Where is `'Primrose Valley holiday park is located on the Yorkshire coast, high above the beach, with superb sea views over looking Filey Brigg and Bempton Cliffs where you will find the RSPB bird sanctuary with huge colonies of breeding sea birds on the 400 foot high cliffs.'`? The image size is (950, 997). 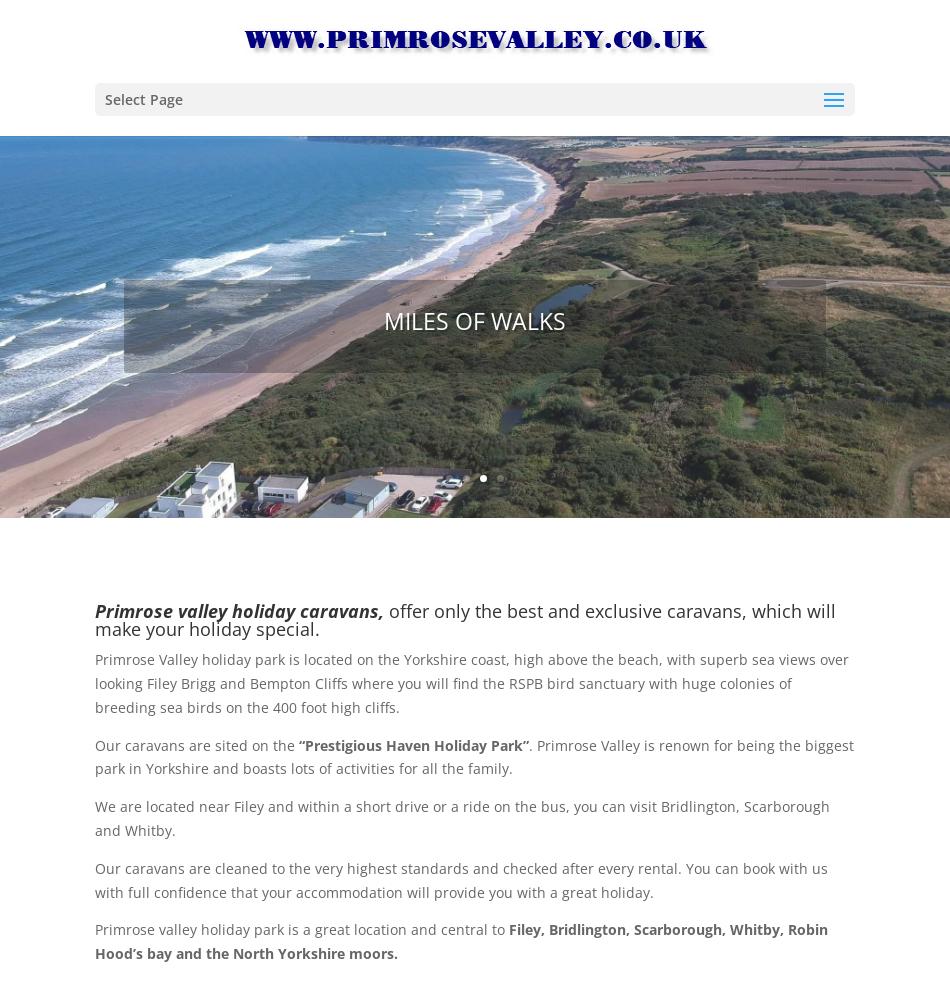 'Primrose Valley holiday park is located on the Yorkshire coast, high above the beach, with superb sea views over looking Filey Brigg and Bempton Cliffs where you will find the RSPB bird sanctuary with huge colonies of breeding sea birds on the 400 foot high cliffs.' is located at coordinates (95, 682).